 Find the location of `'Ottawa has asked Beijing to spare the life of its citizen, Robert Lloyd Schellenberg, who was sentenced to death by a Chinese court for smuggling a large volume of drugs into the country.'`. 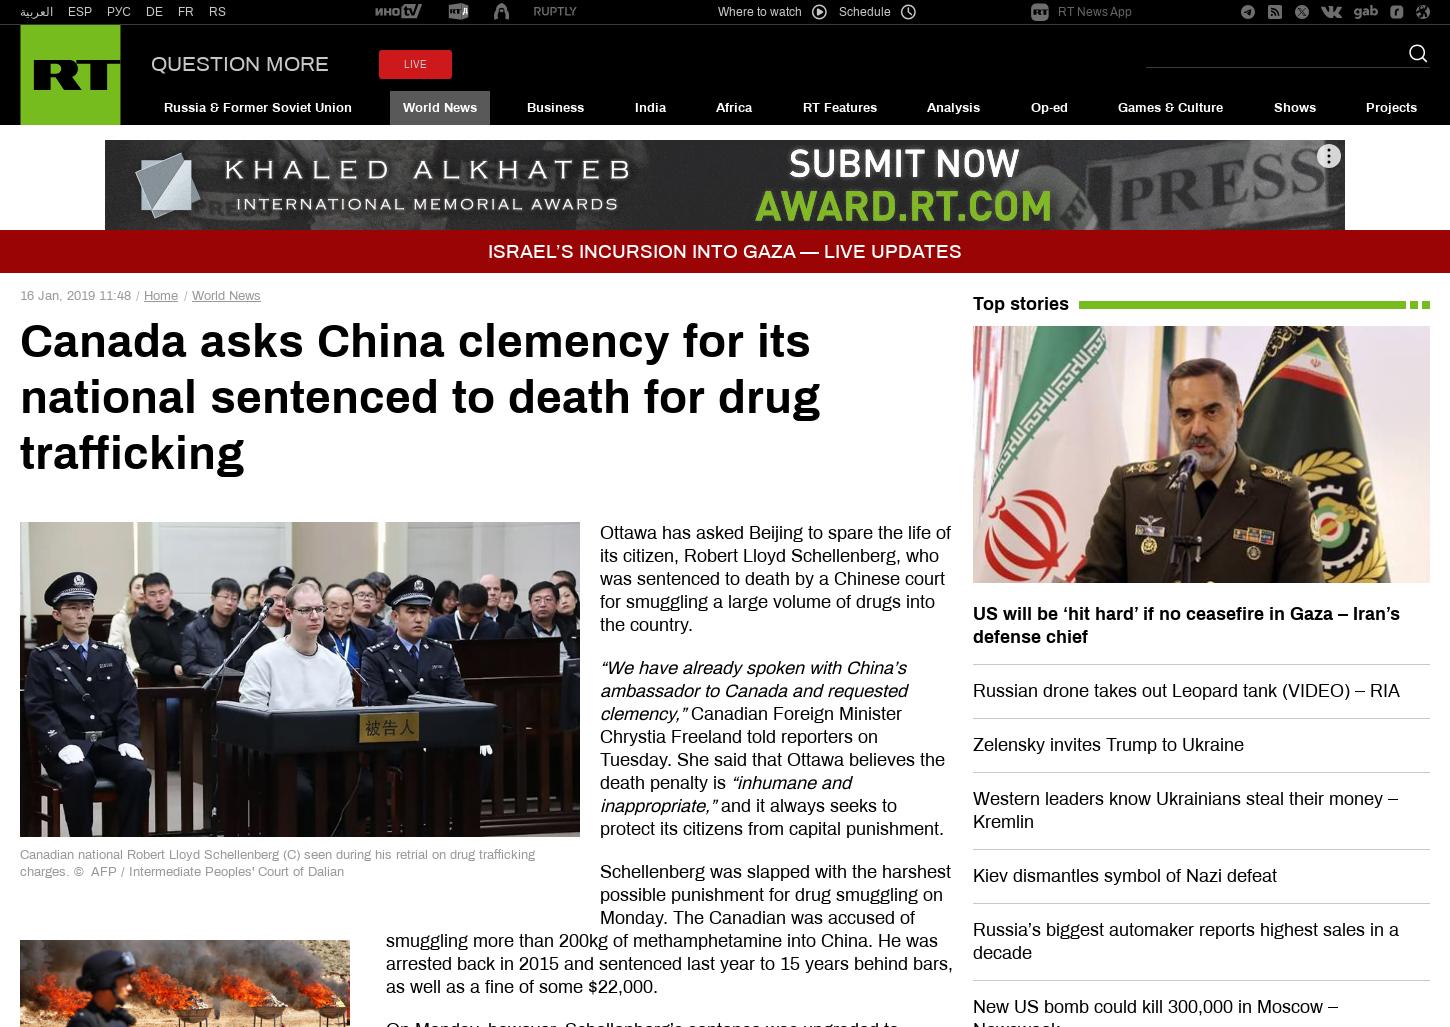

'Ottawa has asked Beijing to spare the life of its citizen, Robert Lloyd Schellenberg, who was sentenced to death by a Chinese court for smuggling a large volume of drugs into the country.' is located at coordinates (598, 579).